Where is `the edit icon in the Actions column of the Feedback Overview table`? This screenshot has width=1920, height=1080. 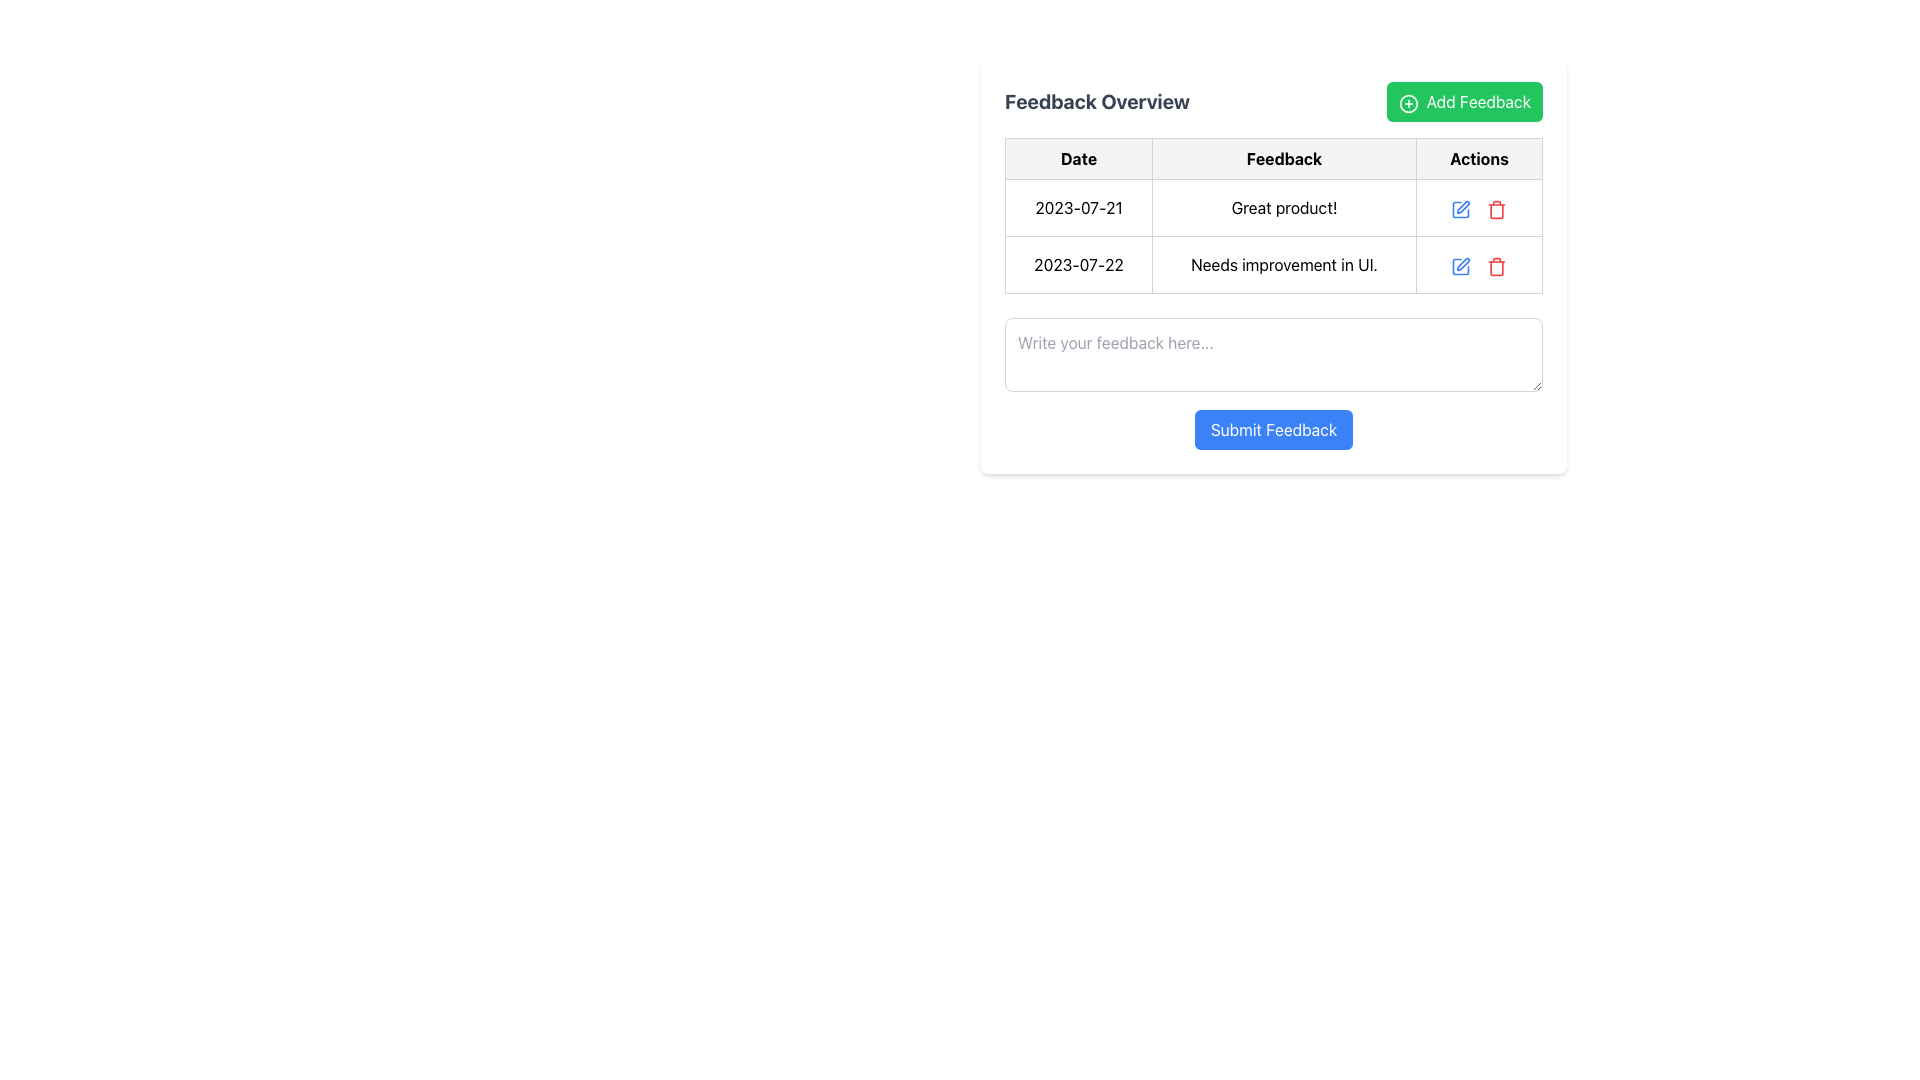 the edit icon in the Actions column of the Feedback Overview table is located at coordinates (1464, 263).